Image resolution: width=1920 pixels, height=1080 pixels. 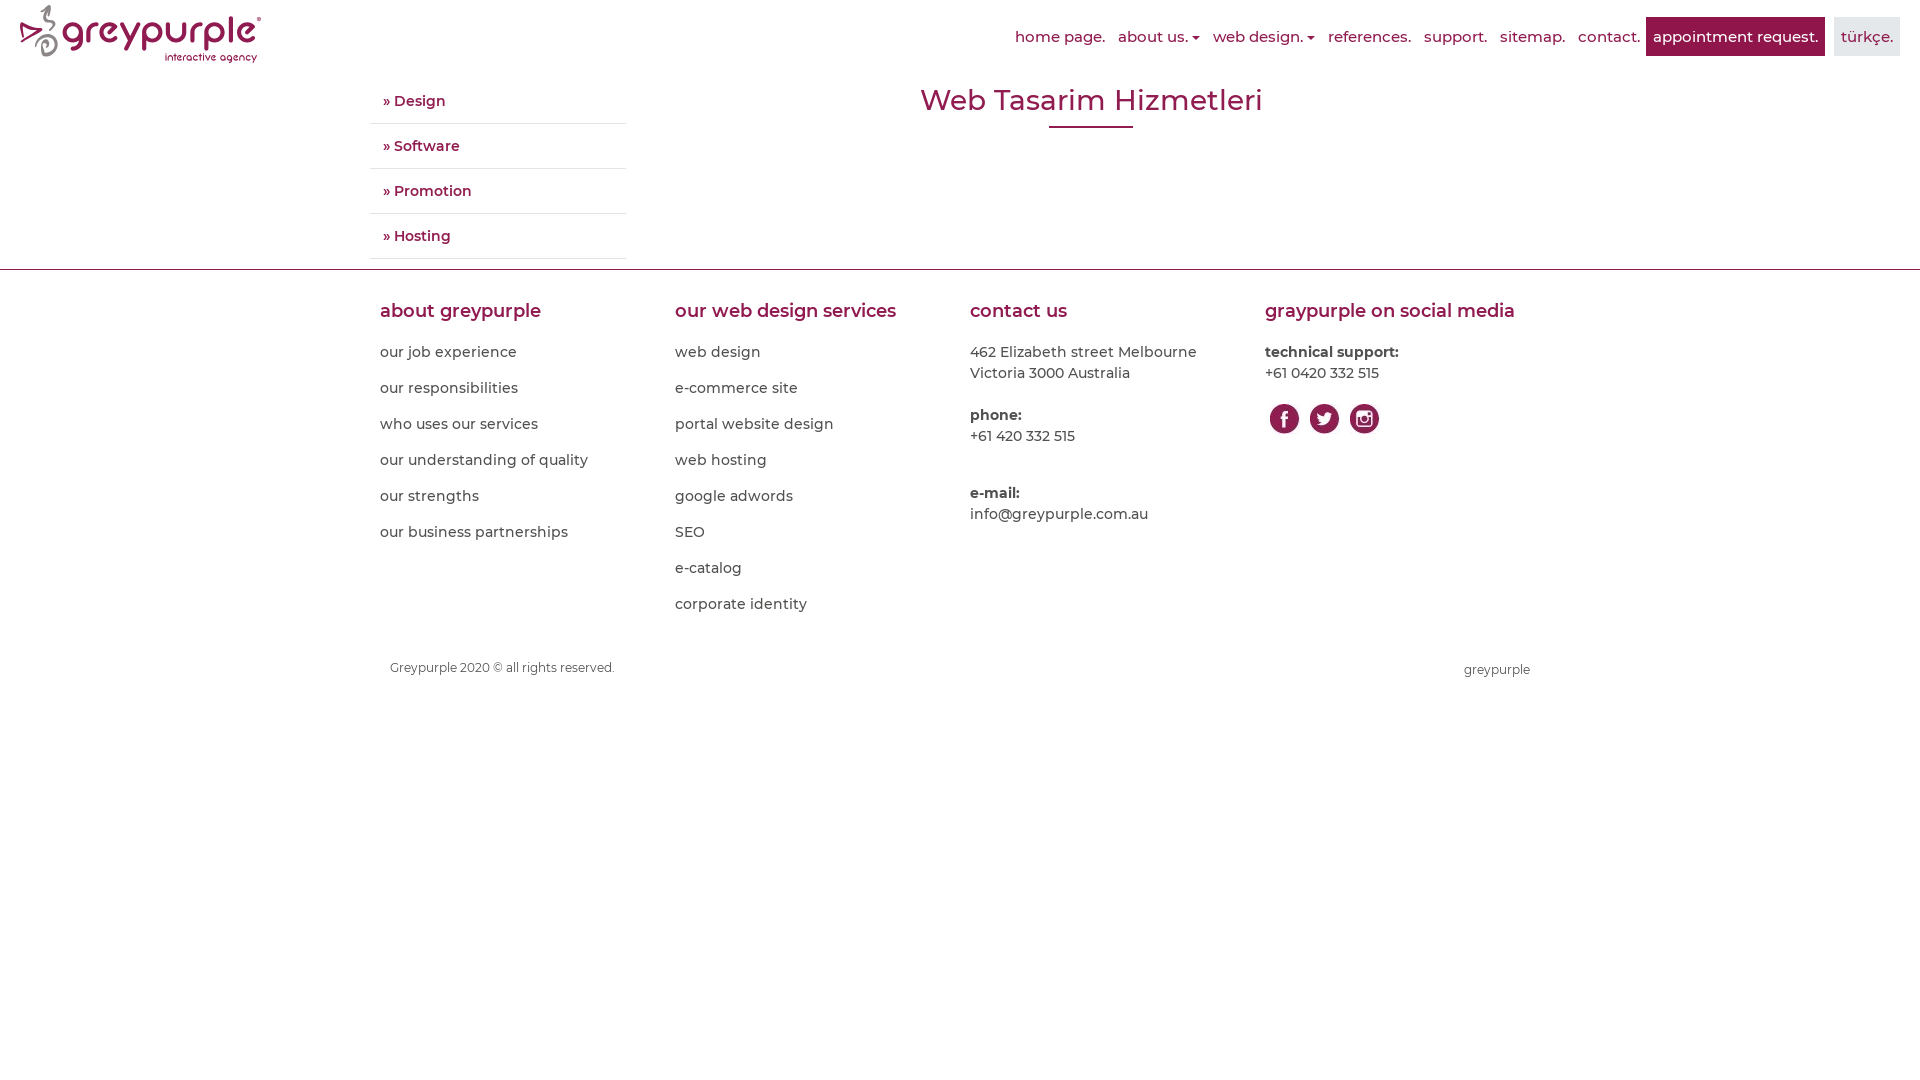 What do you see at coordinates (675, 568) in the screenshot?
I see `'e-catalog'` at bounding box center [675, 568].